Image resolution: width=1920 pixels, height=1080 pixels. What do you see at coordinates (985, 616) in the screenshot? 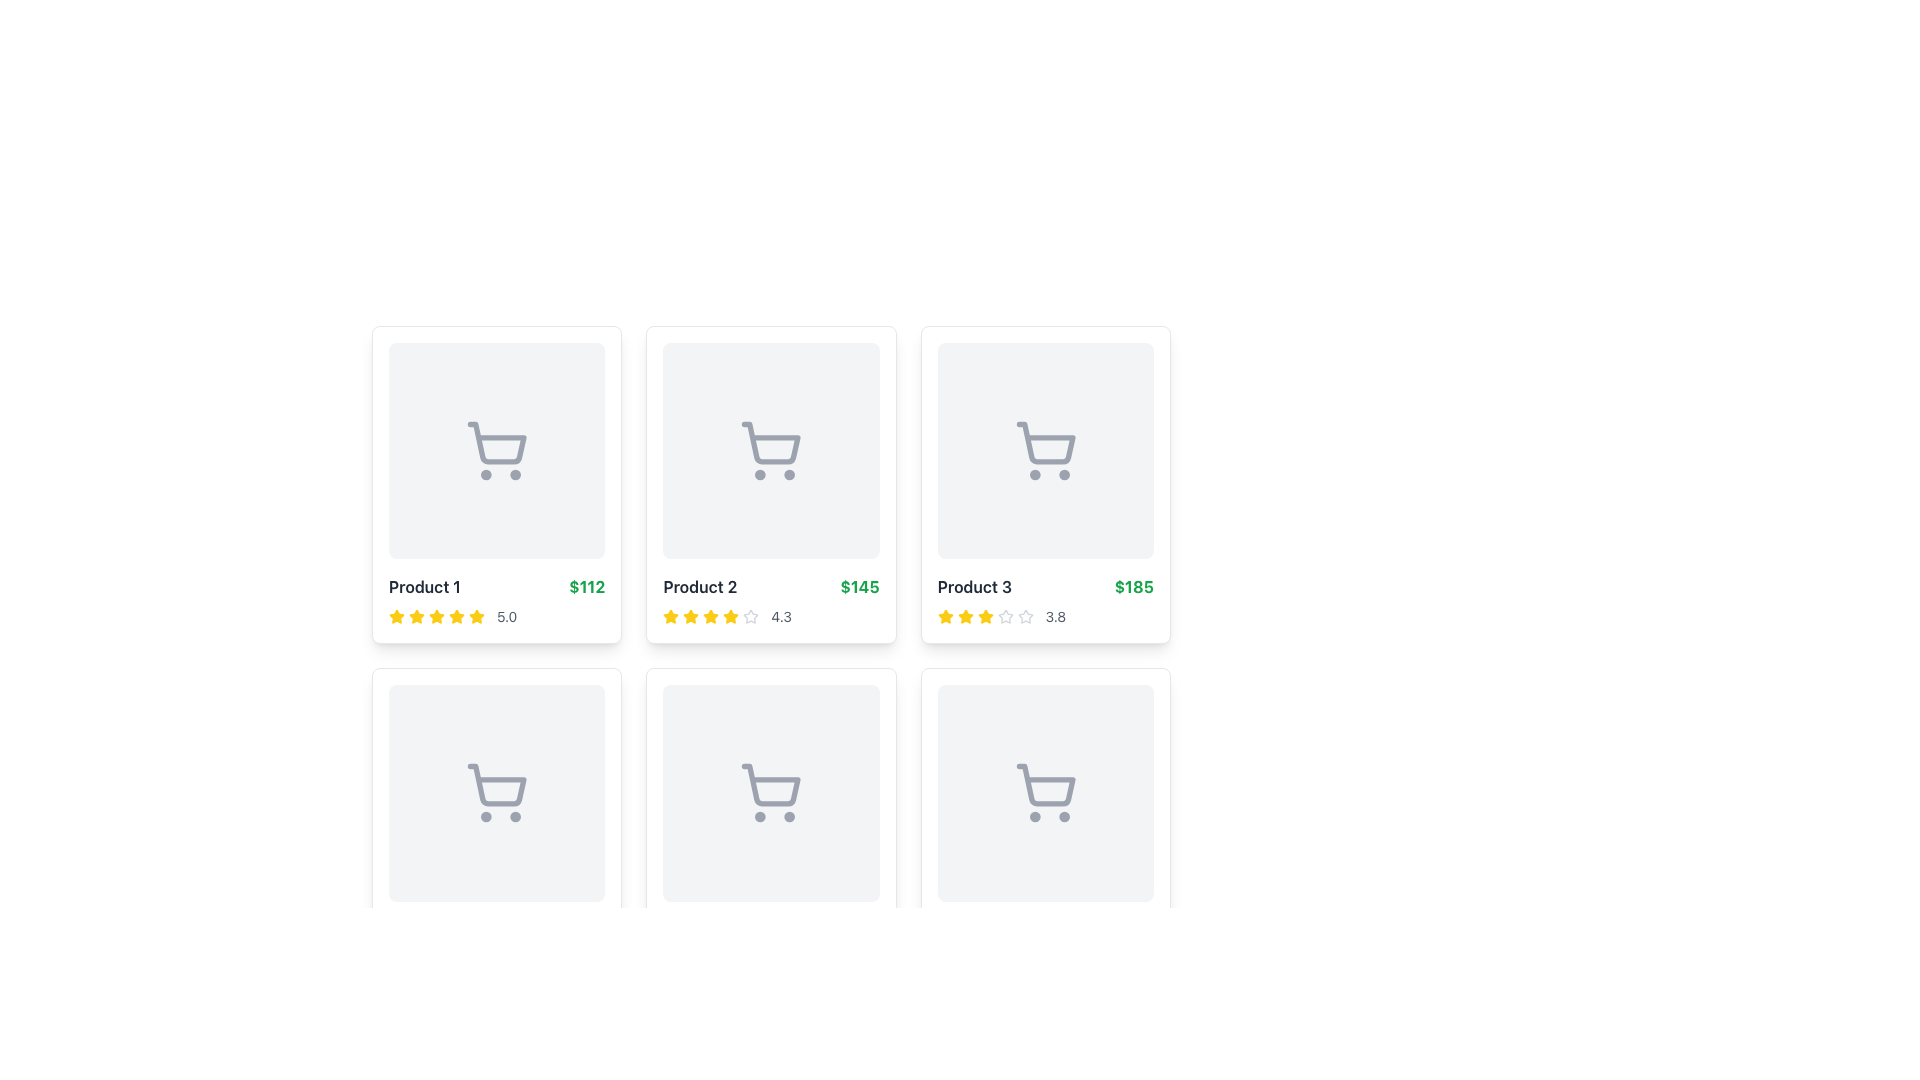
I see `the fifth star icon in the star-based rating system for the third product card` at bounding box center [985, 616].